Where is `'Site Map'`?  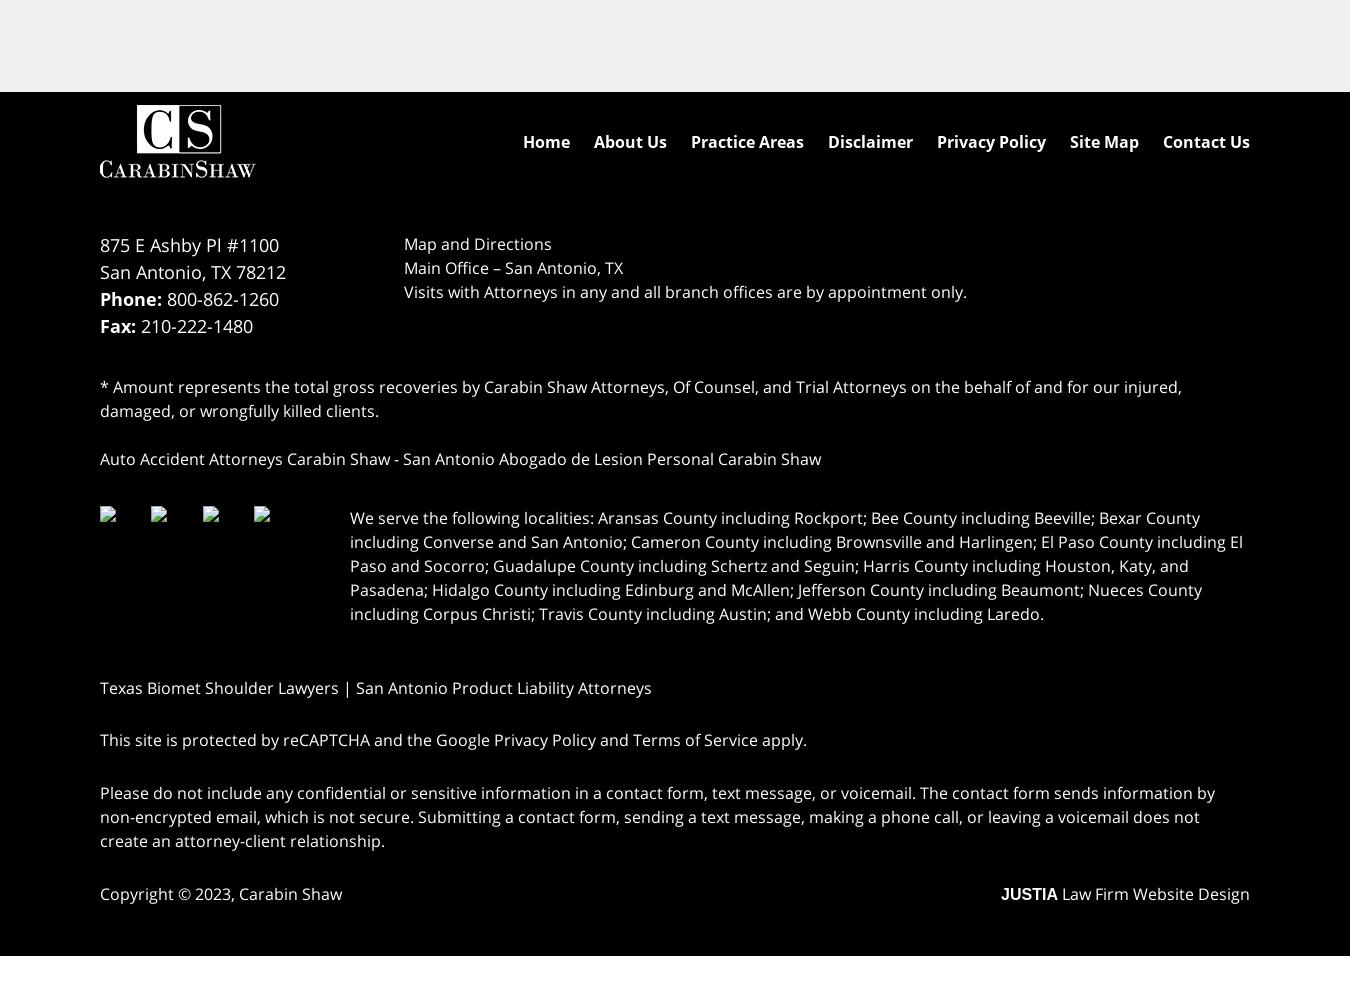
'Site Map' is located at coordinates (1104, 139).